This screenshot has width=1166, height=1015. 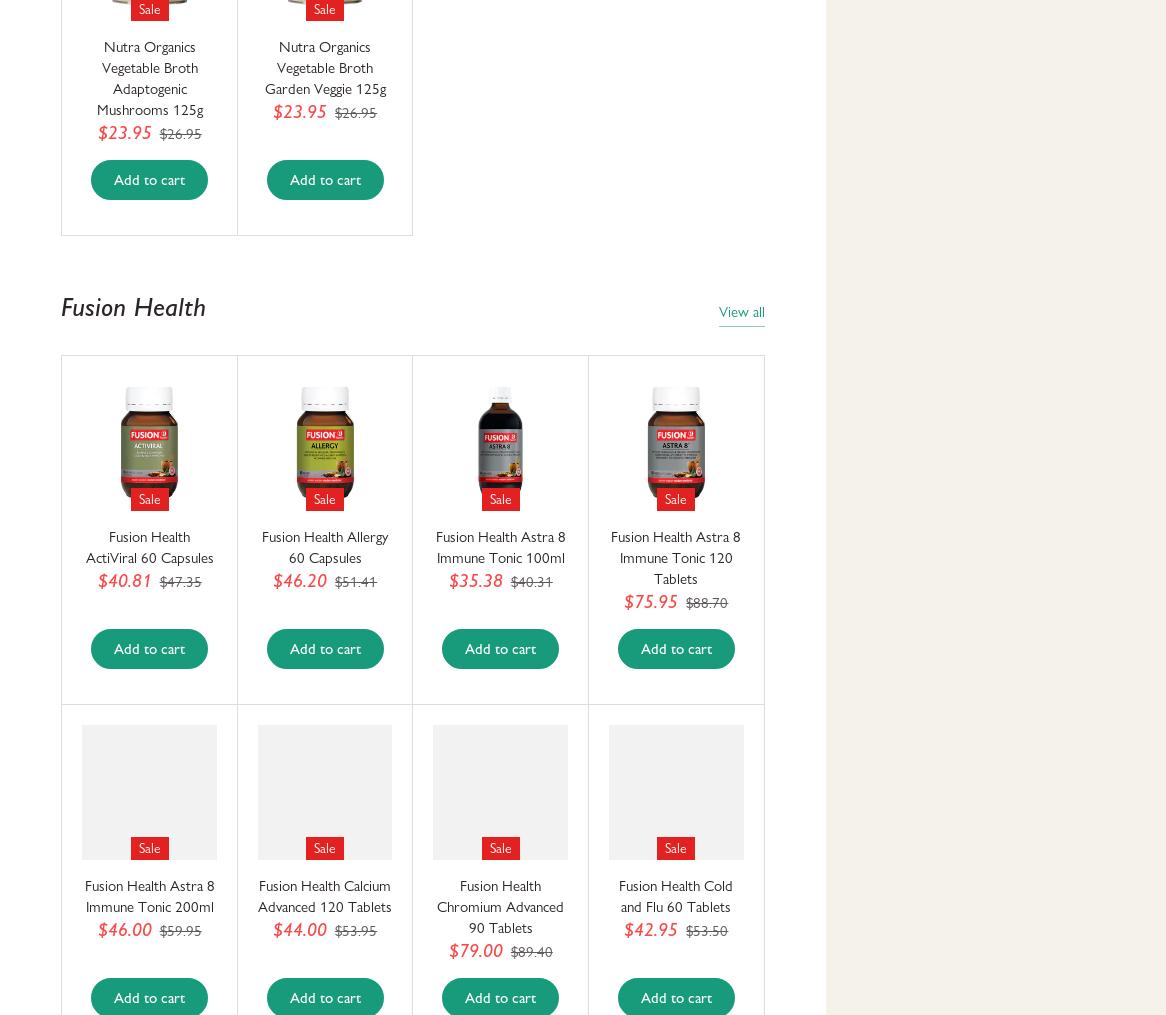 What do you see at coordinates (299, 580) in the screenshot?
I see `'$46.20'` at bounding box center [299, 580].